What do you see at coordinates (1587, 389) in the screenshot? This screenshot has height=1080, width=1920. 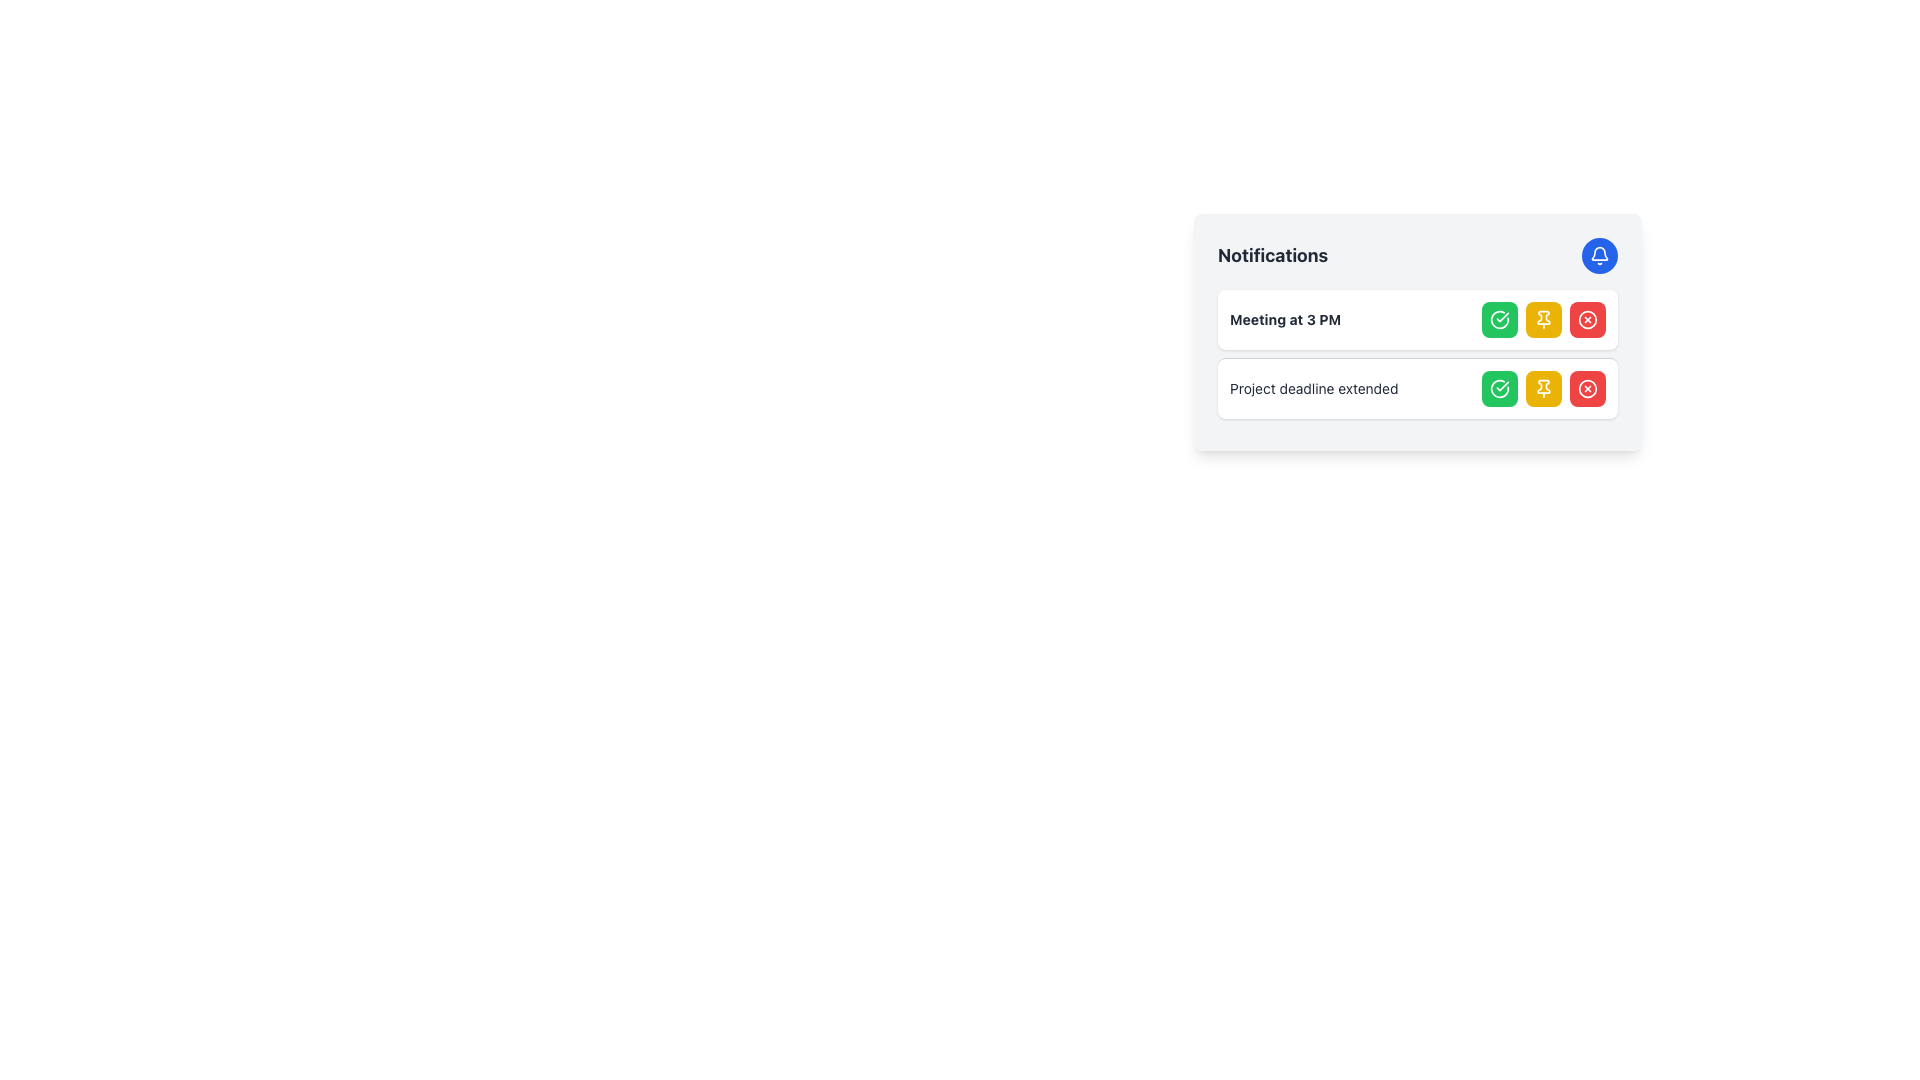 I see `the rightmost button in the second horizontal row of the notification section` at bounding box center [1587, 389].